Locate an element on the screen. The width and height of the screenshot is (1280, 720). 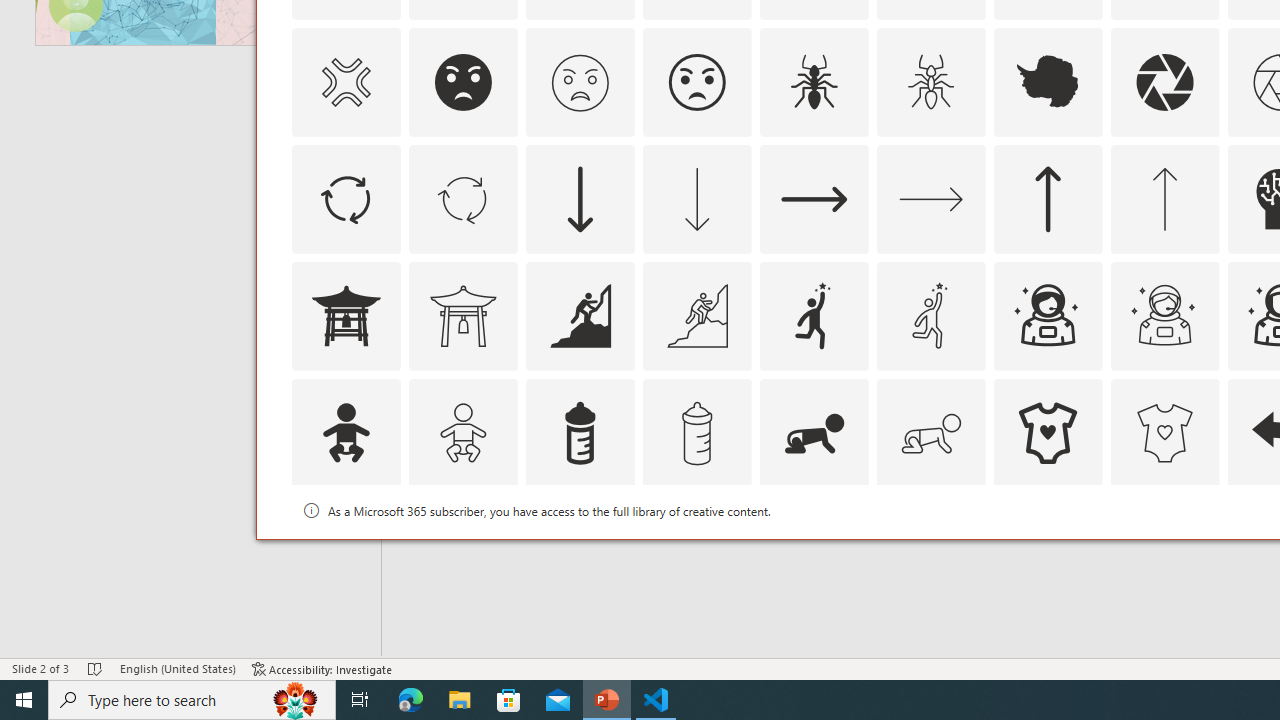
'AutomationID: Icons_AngryFace_M' is located at coordinates (578, 81).